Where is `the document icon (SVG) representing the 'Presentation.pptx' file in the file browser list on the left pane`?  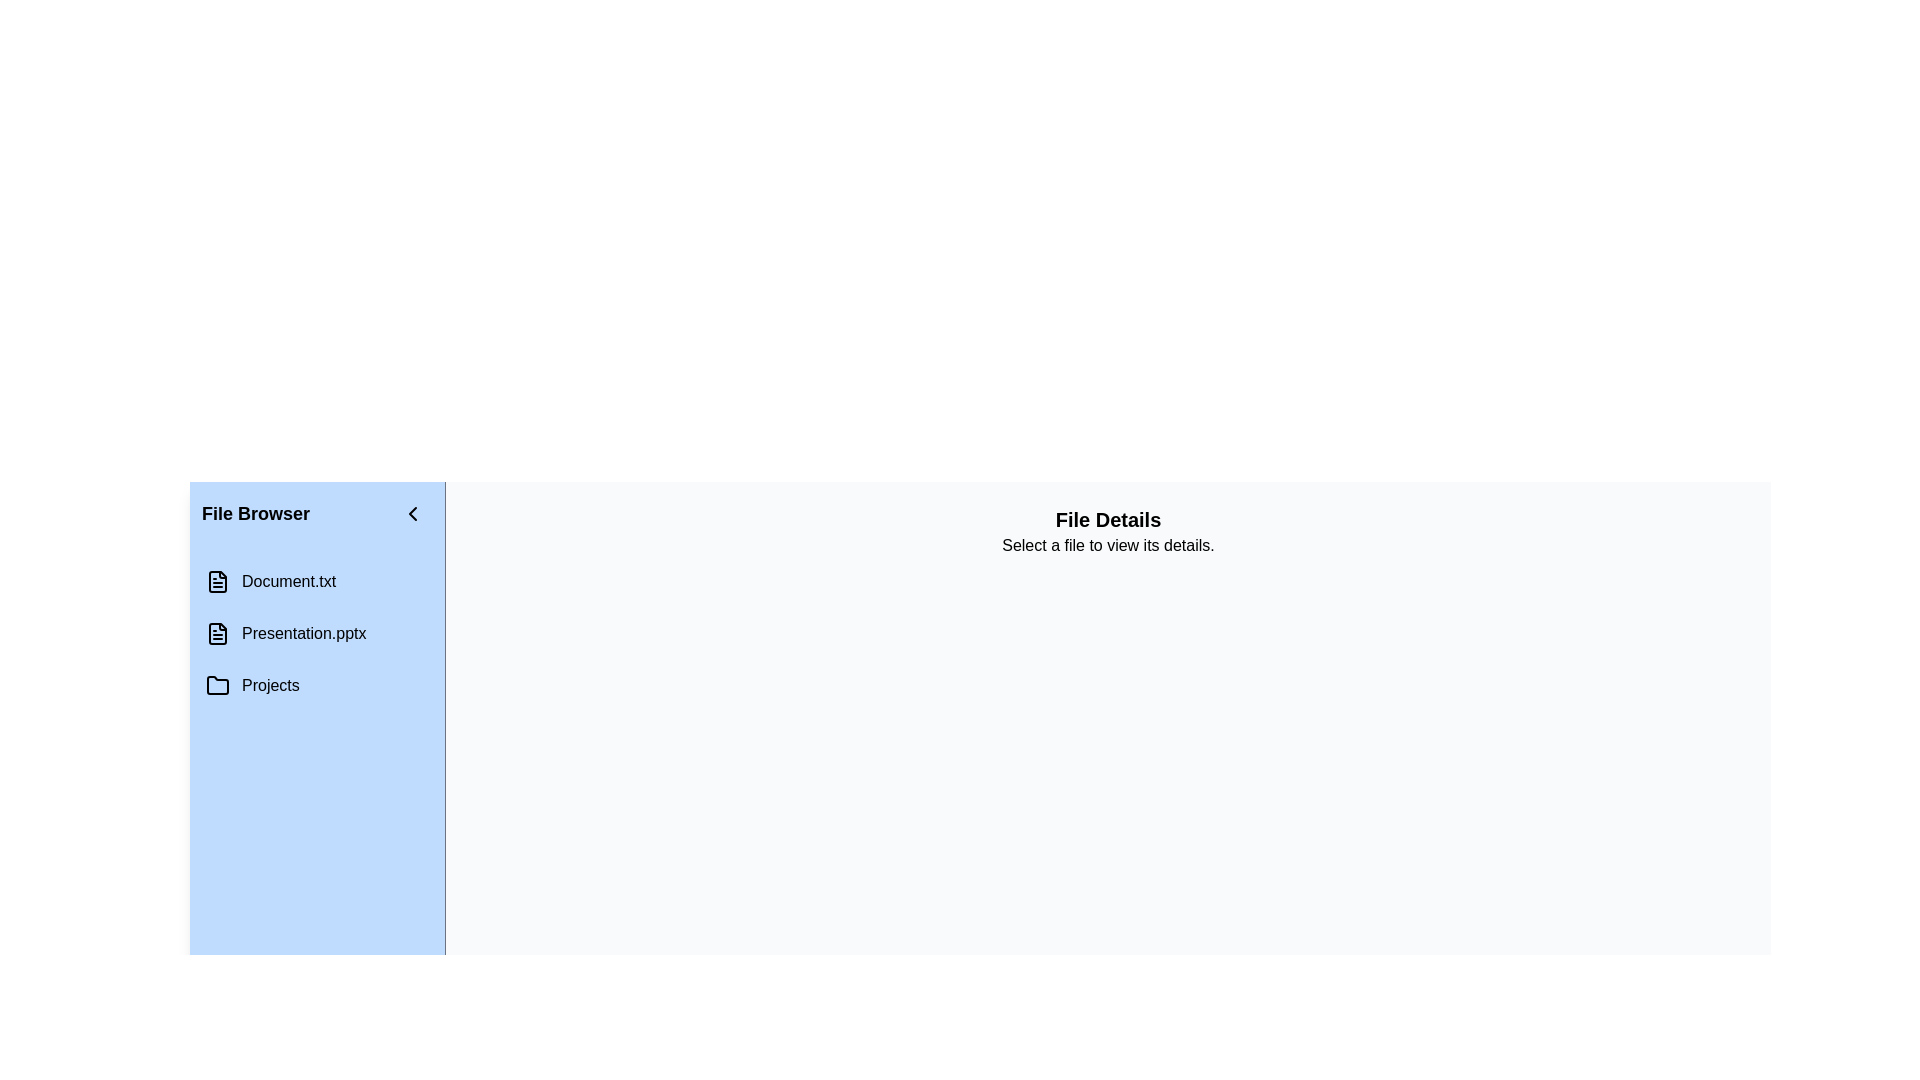
the document icon (SVG) representing the 'Presentation.pptx' file in the file browser list on the left pane is located at coordinates (217, 633).